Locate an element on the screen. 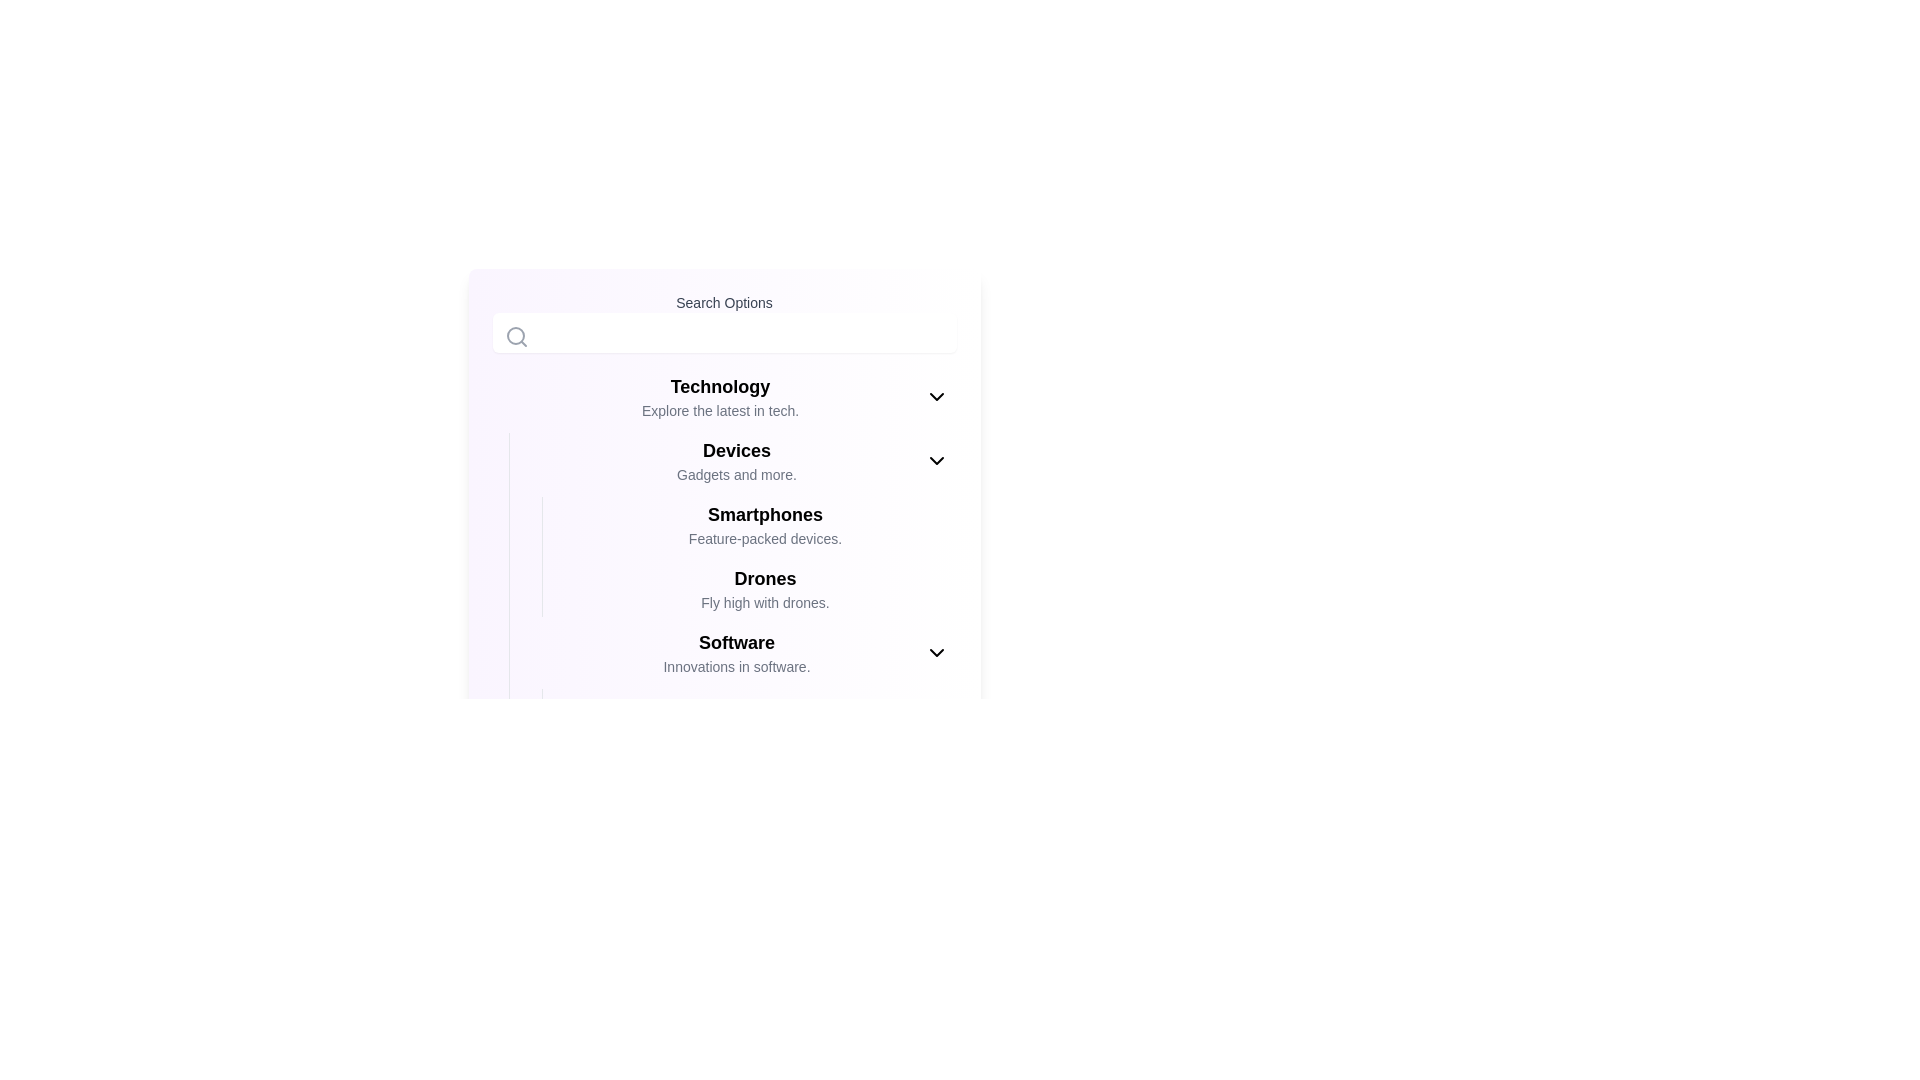 The height and width of the screenshot is (1080, 1920). the 'Technology' dropdown menu header is located at coordinates (731, 397).